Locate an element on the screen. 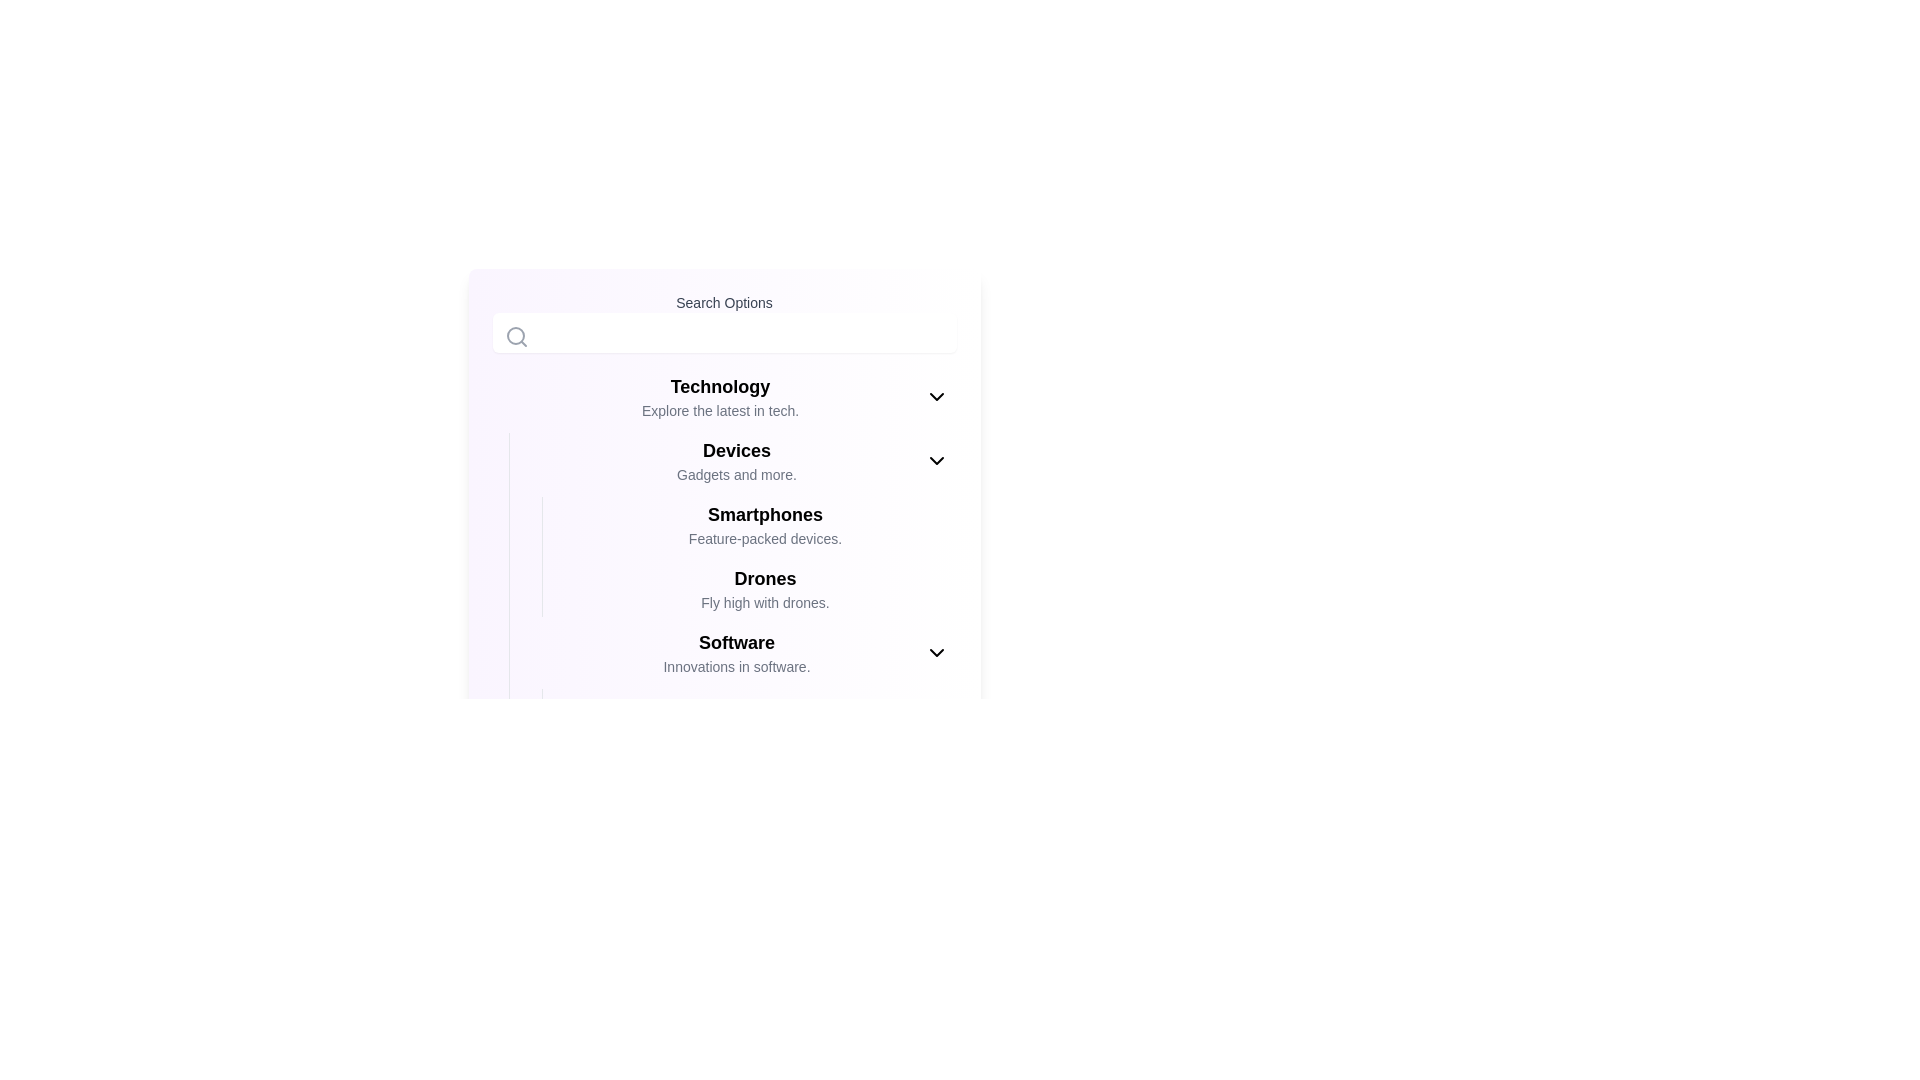 The height and width of the screenshot is (1080, 1920). the 'Technology' dropdown menu header is located at coordinates (731, 397).